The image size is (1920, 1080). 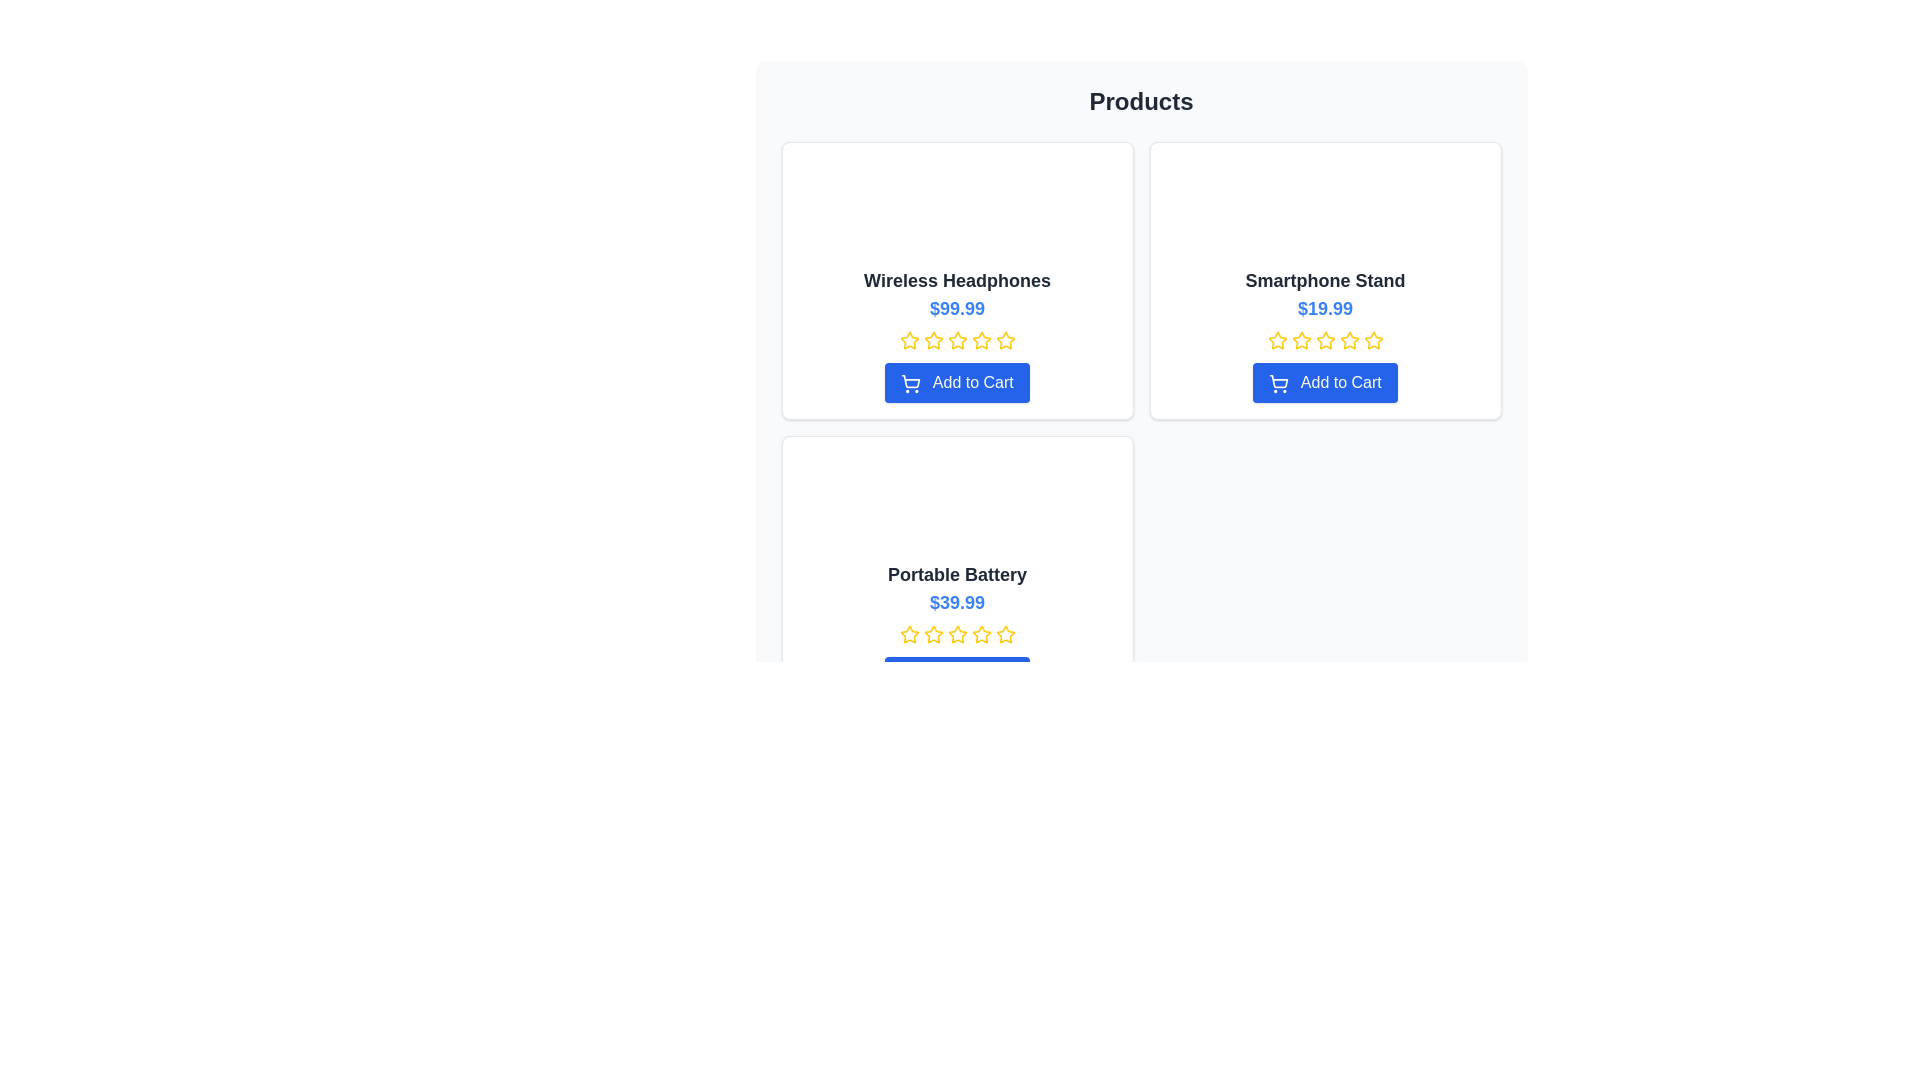 I want to click on the fifth star icon representing the highest rating in the five-star rating system for the Smartphone Stand product, located in the top-right of the product grid, so click(x=1349, y=339).